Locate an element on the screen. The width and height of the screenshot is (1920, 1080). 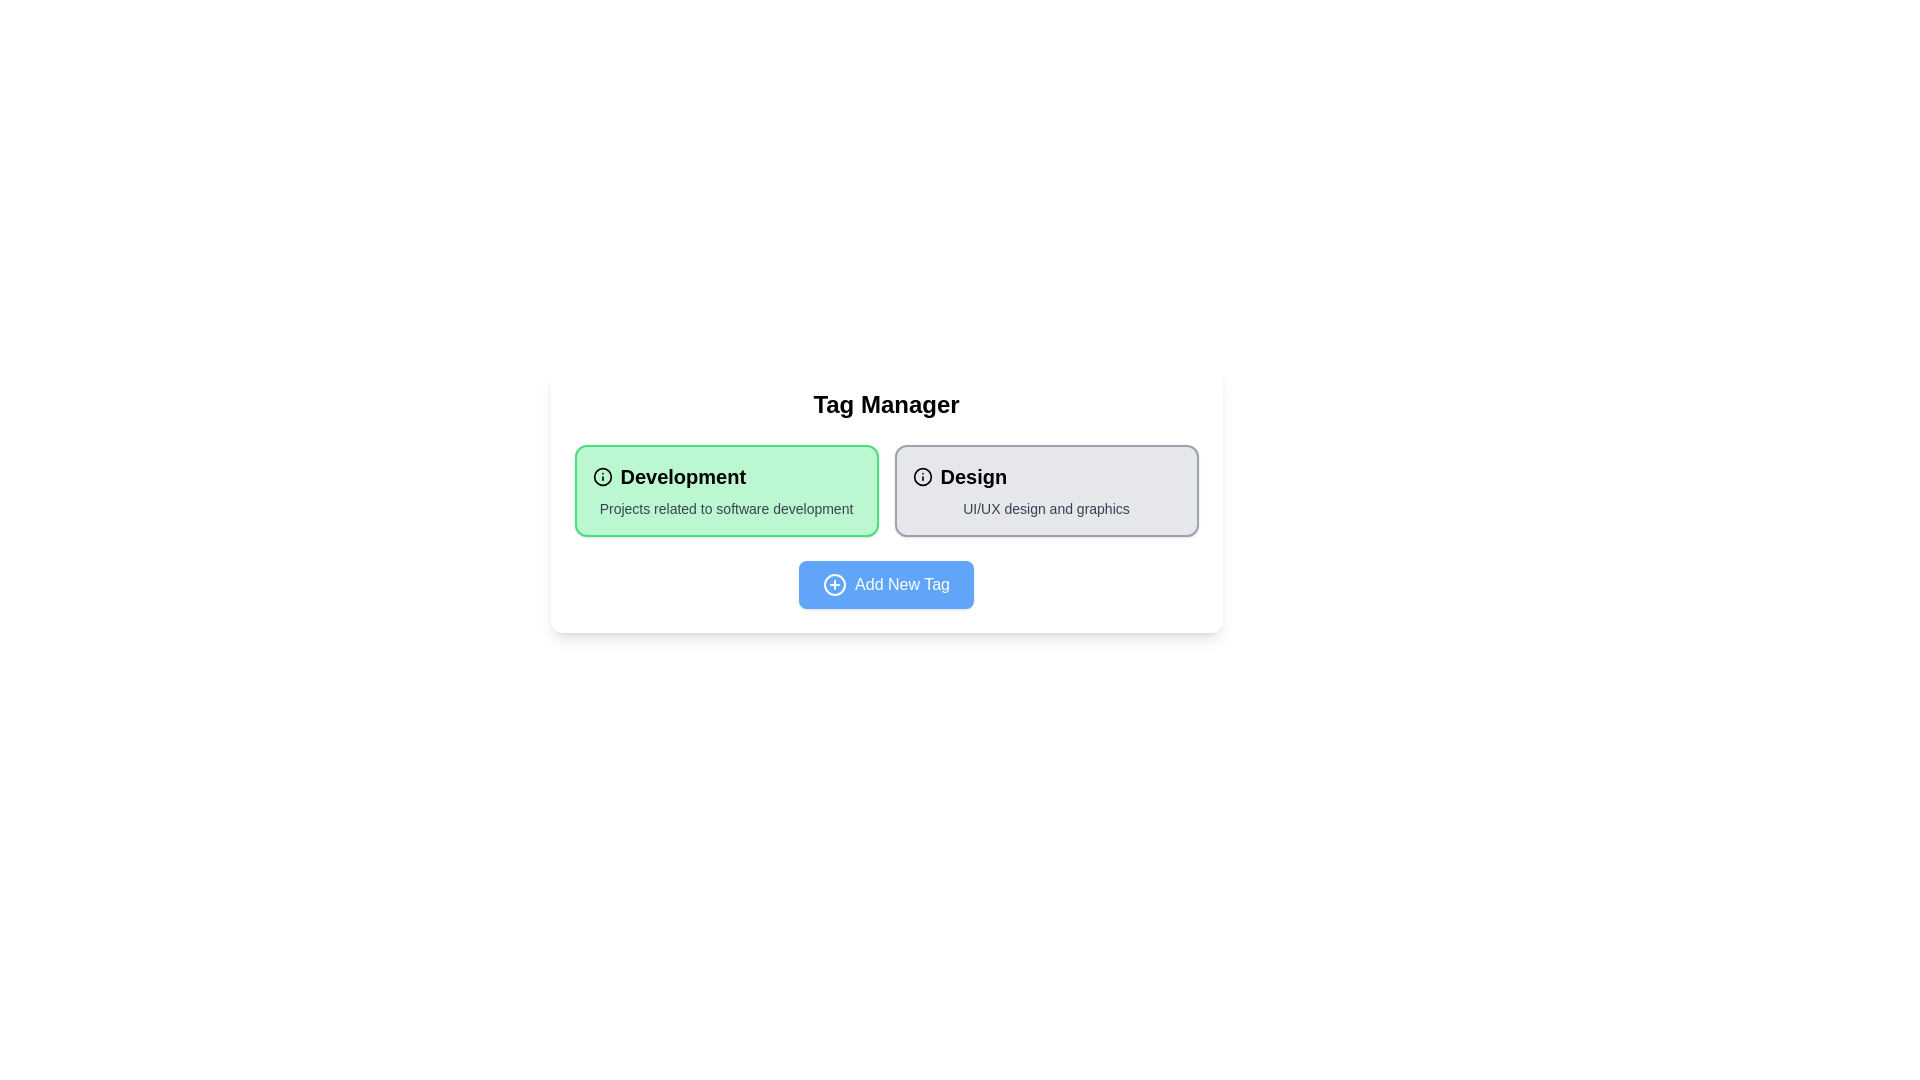
the circular information icon located in the 'Design' section, adjacent to the text 'Design' is located at coordinates (921, 477).